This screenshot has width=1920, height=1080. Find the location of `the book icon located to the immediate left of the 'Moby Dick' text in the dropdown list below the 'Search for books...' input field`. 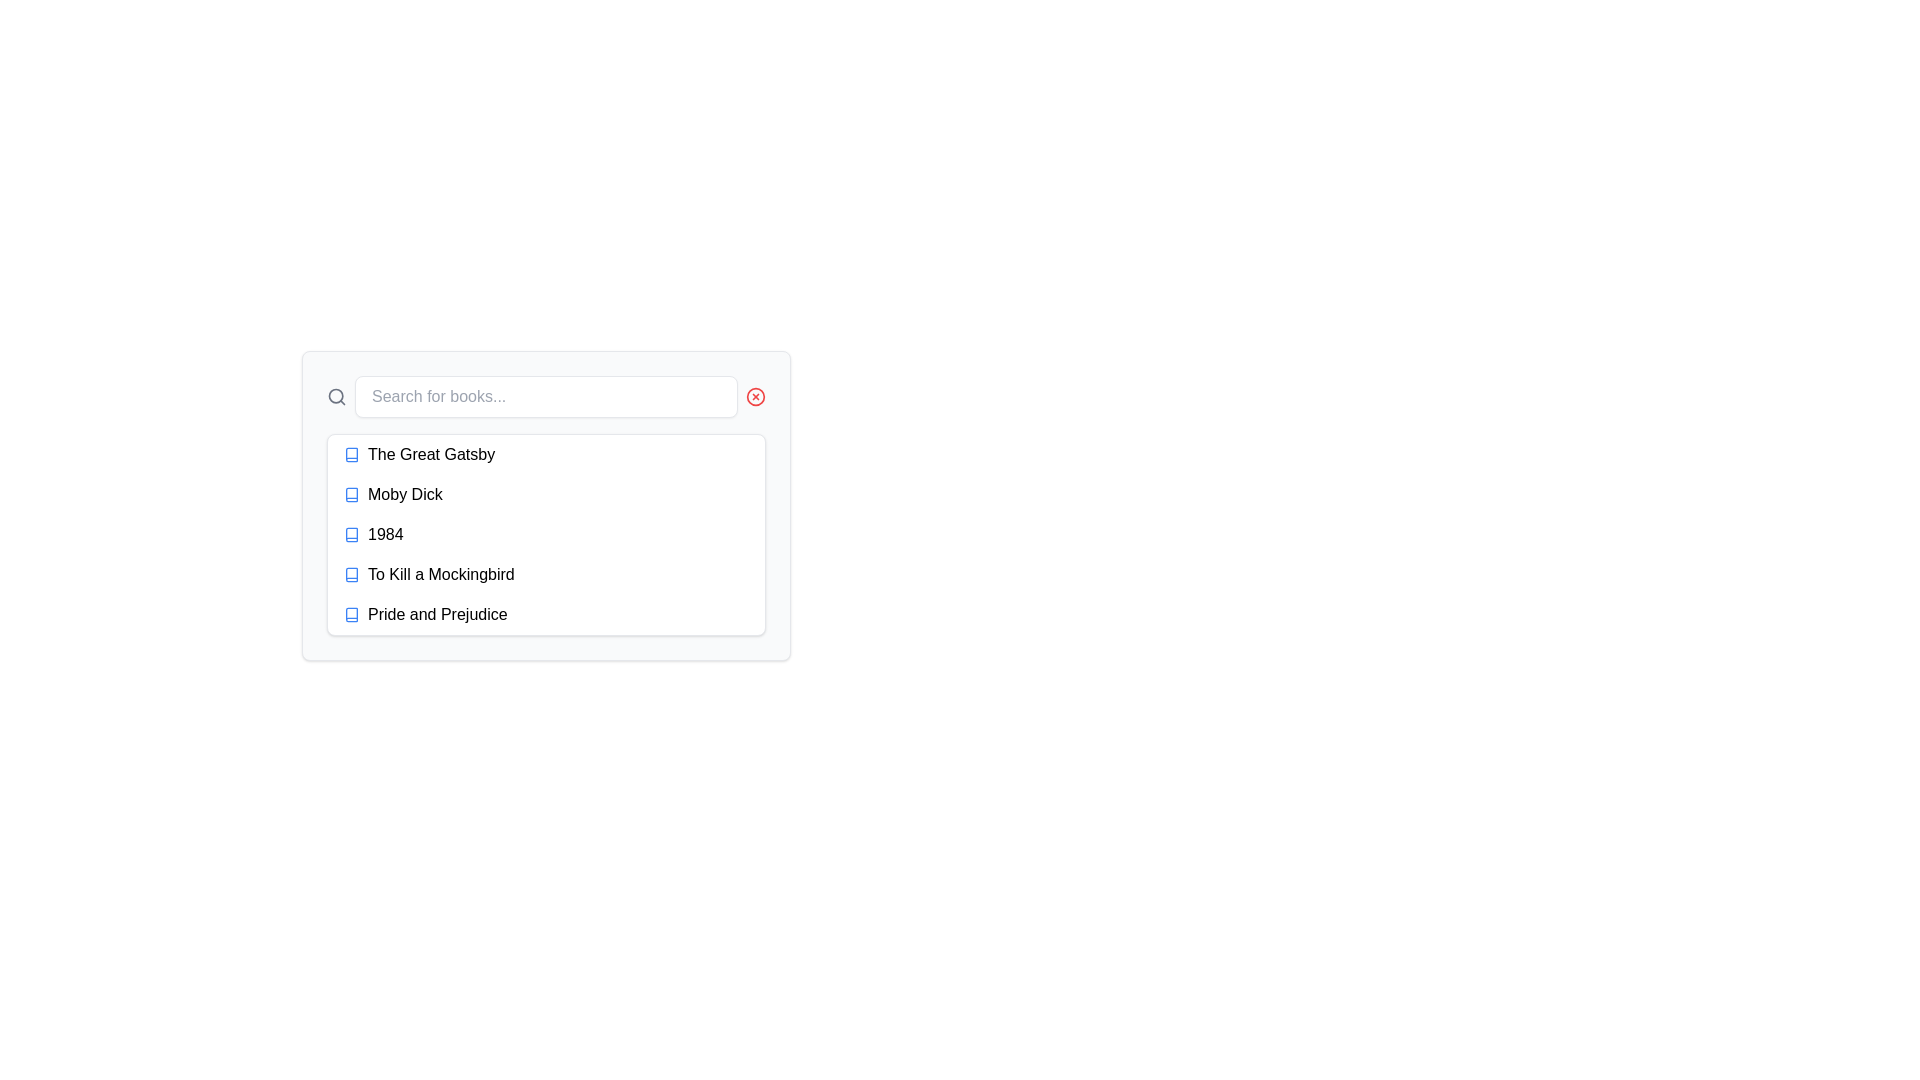

the book icon located to the immediate left of the 'Moby Dick' text in the dropdown list below the 'Search for books...' input field is located at coordinates (351, 494).